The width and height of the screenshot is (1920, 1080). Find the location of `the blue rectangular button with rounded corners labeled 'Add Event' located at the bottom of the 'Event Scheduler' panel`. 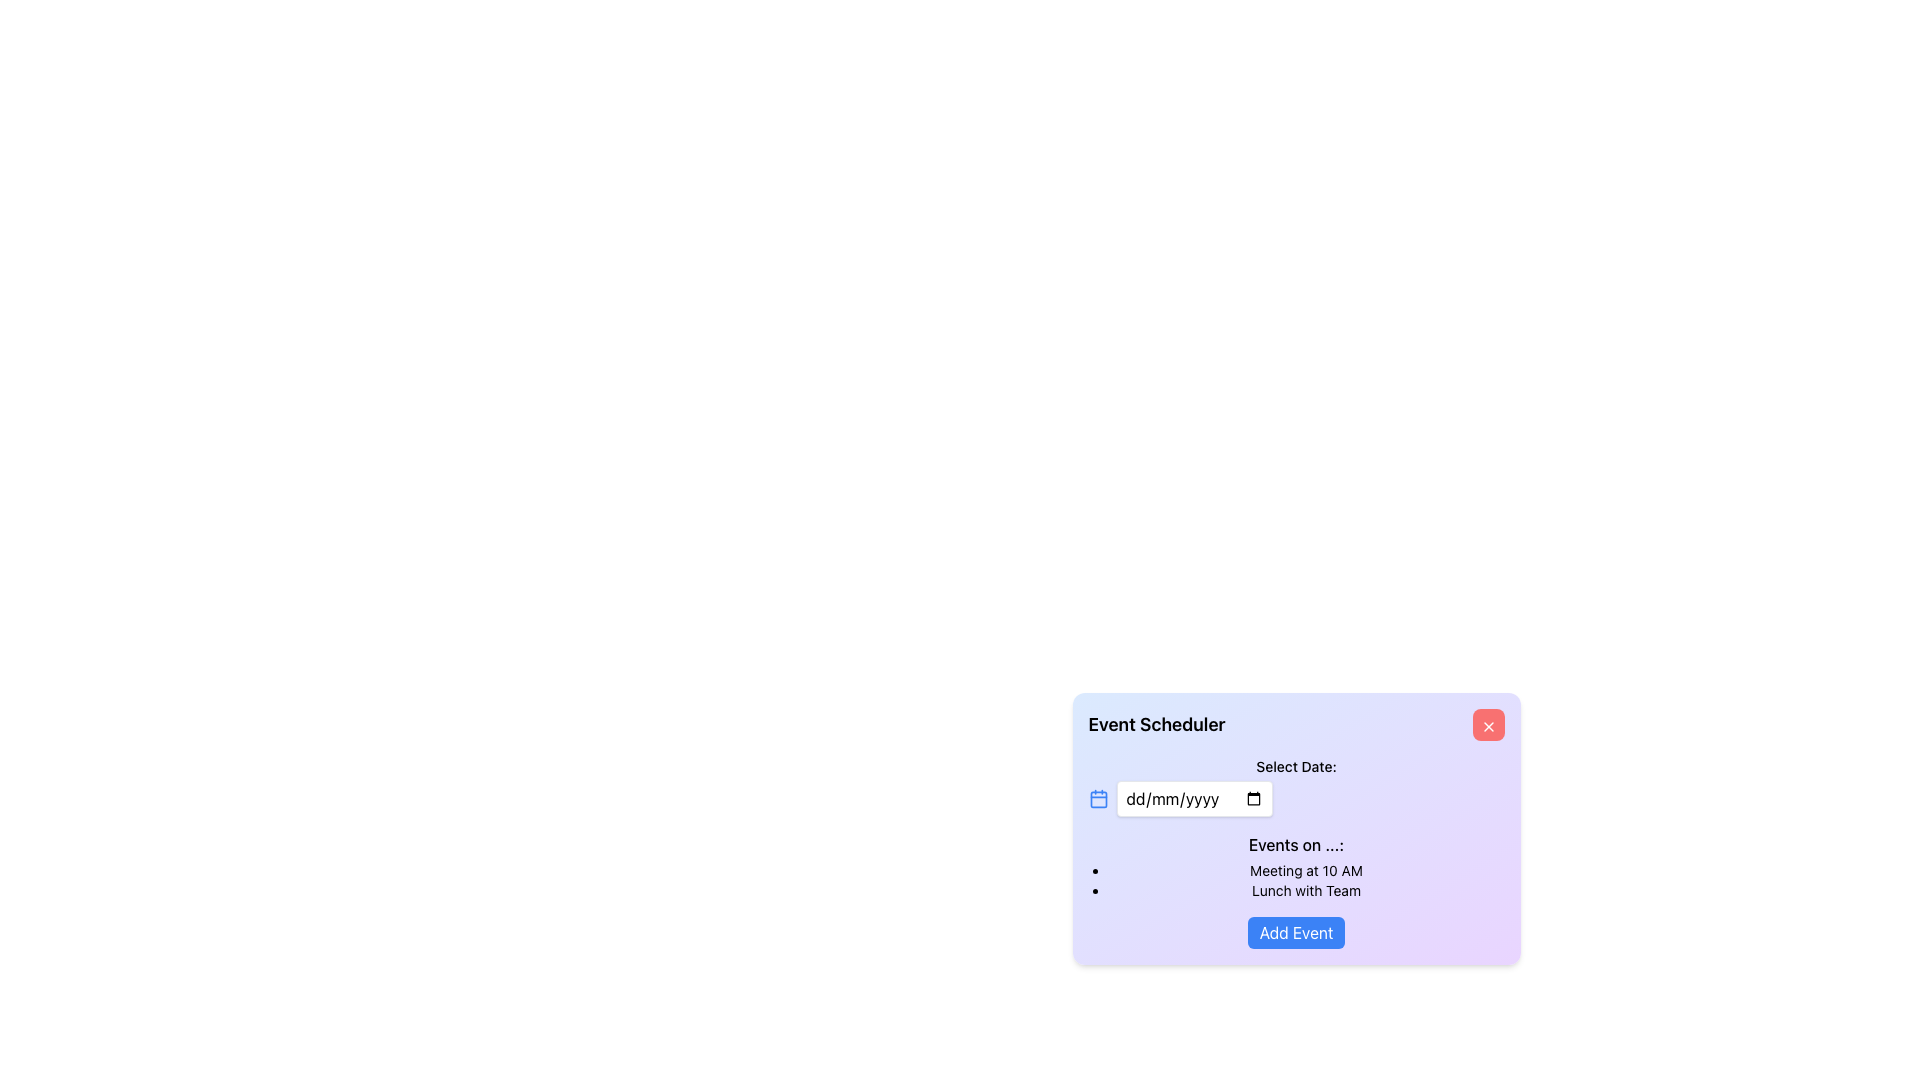

the blue rectangular button with rounded corners labeled 'Add Event' located at the bottom of the 'Event Scheduler' panel is located at coordinates (1296, 933).